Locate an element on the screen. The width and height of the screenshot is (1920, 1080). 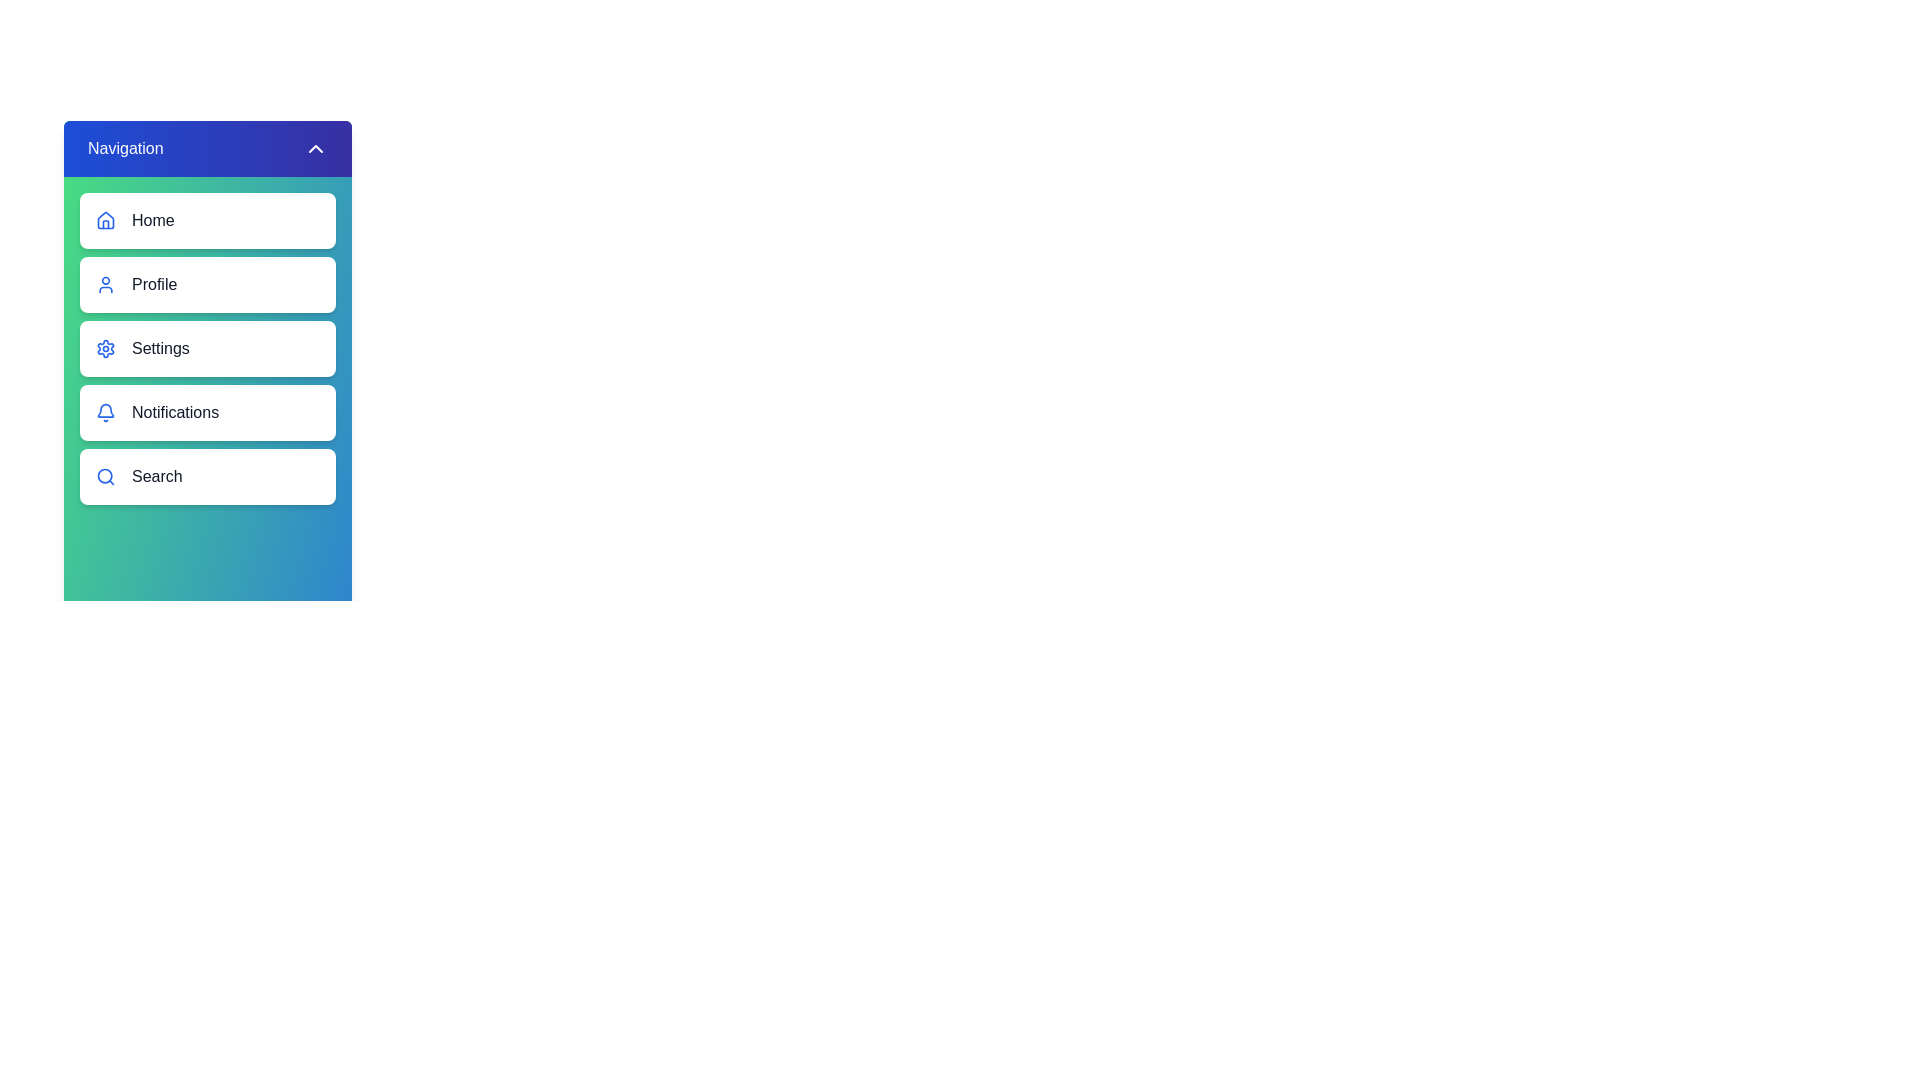
the notifications button, which is the fourth item in the vertical navigation list is located at coordinates (207, 411).